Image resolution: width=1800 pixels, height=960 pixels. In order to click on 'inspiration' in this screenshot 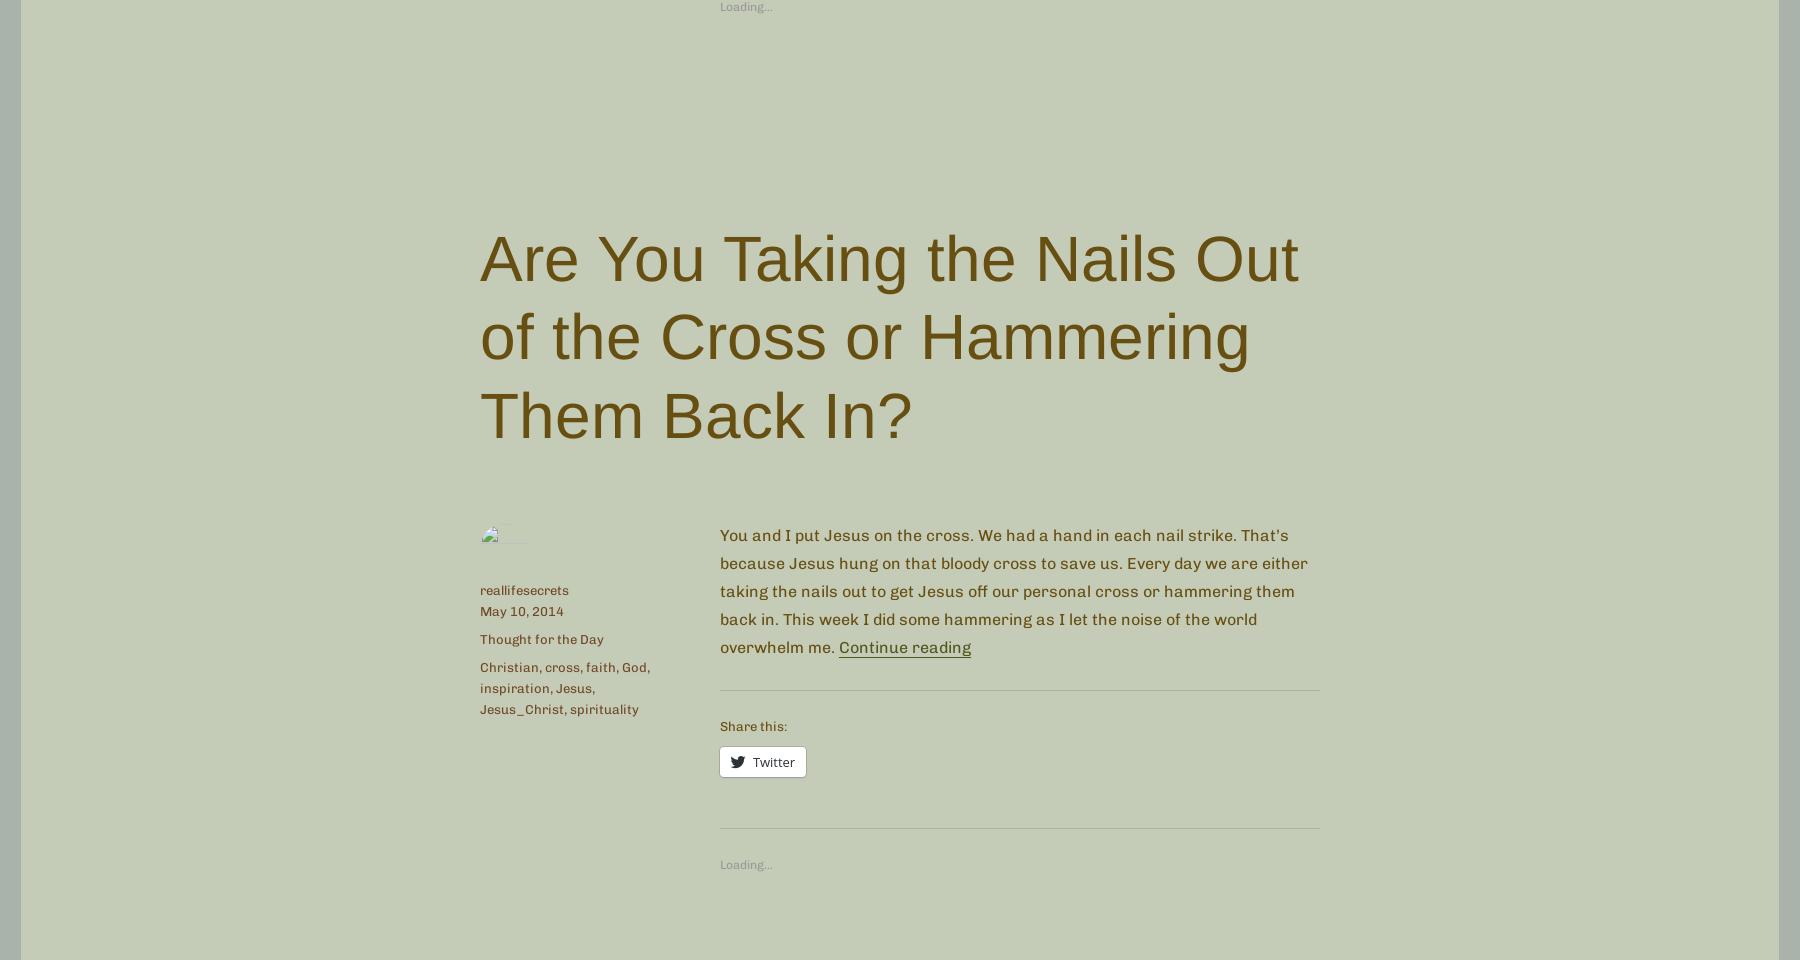, I will do `click(513, 688)`.